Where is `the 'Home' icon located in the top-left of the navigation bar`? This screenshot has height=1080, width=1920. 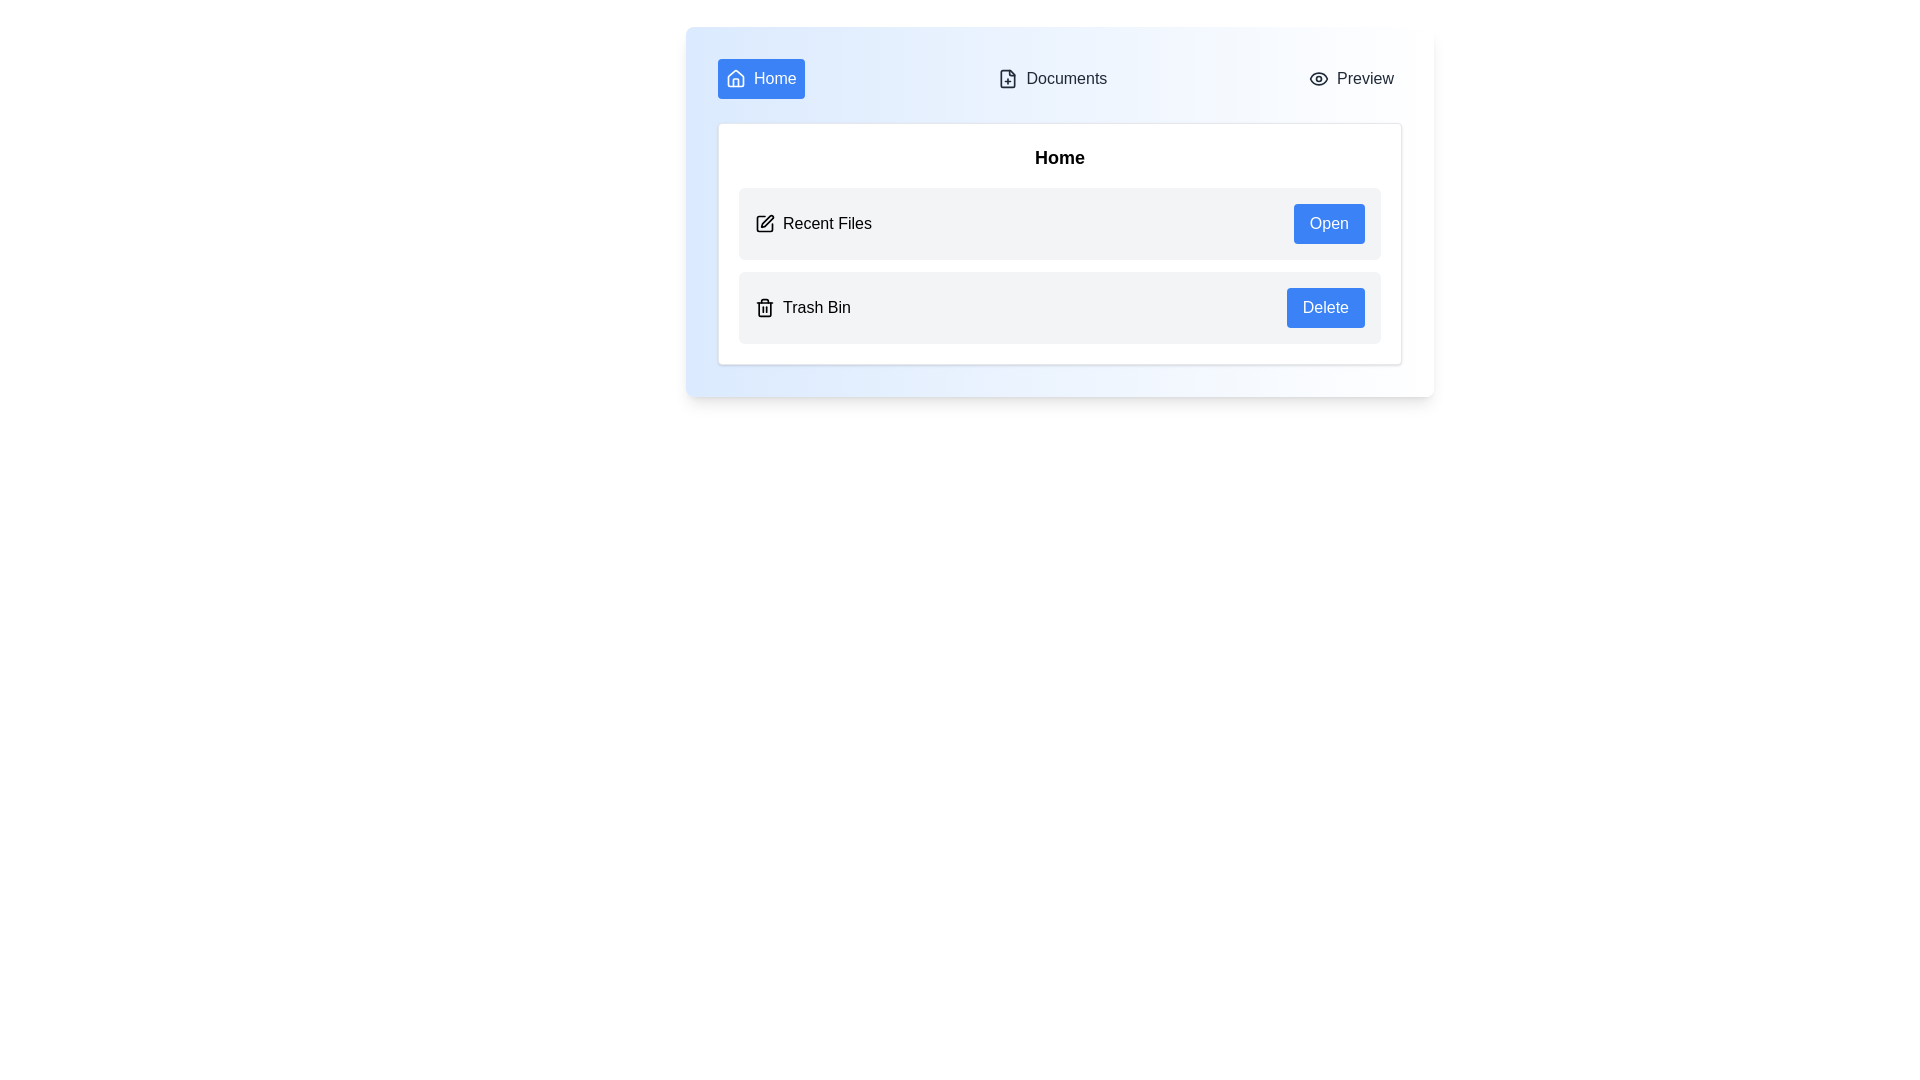
the 'Home' icon located in the top-left of the navigation bar is located at coordinates (734, 77).